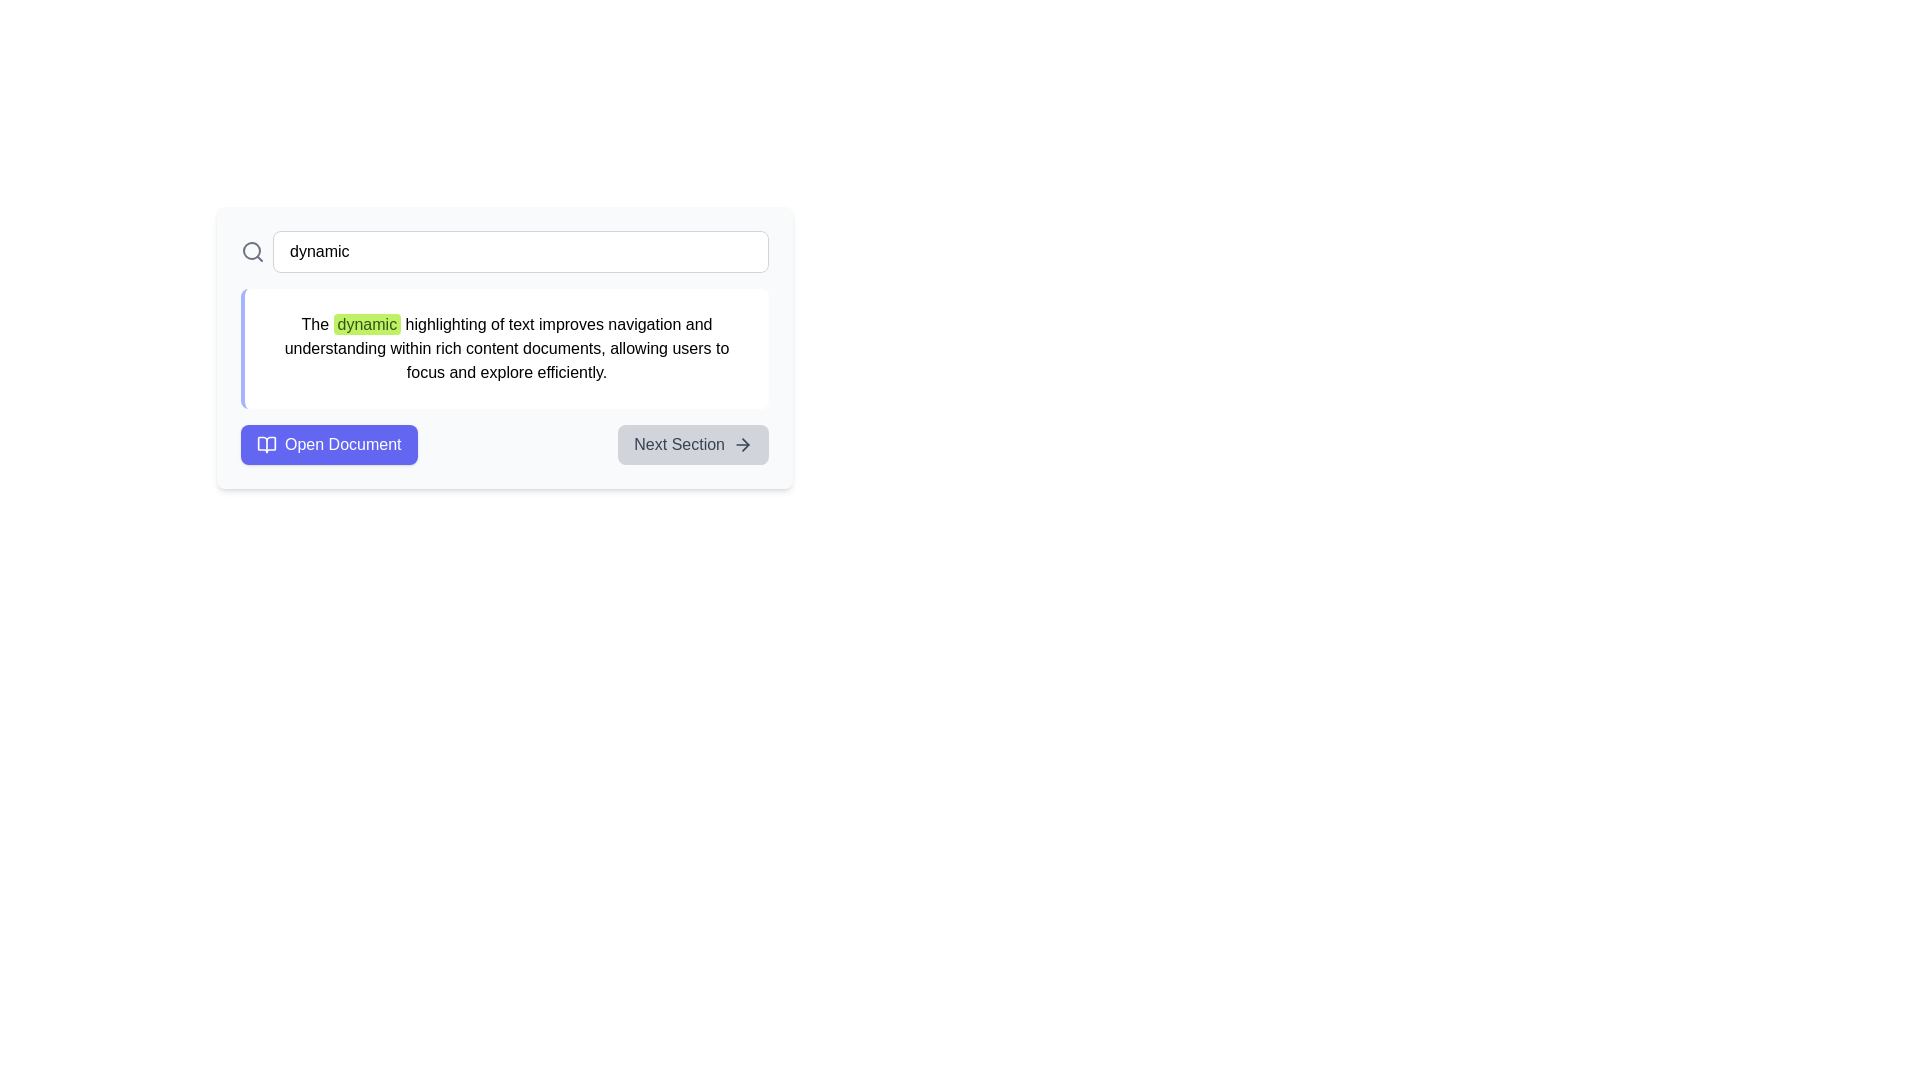 This screenshot has width=1920, height=1080. What do you see at coordinates (504, 347) in the screenshot?
I see `the Descriptive Text Box located centrally beneath the search bar, above the 'Open Document' and 'Next Section' buttons` at bounding box center [504, 347].